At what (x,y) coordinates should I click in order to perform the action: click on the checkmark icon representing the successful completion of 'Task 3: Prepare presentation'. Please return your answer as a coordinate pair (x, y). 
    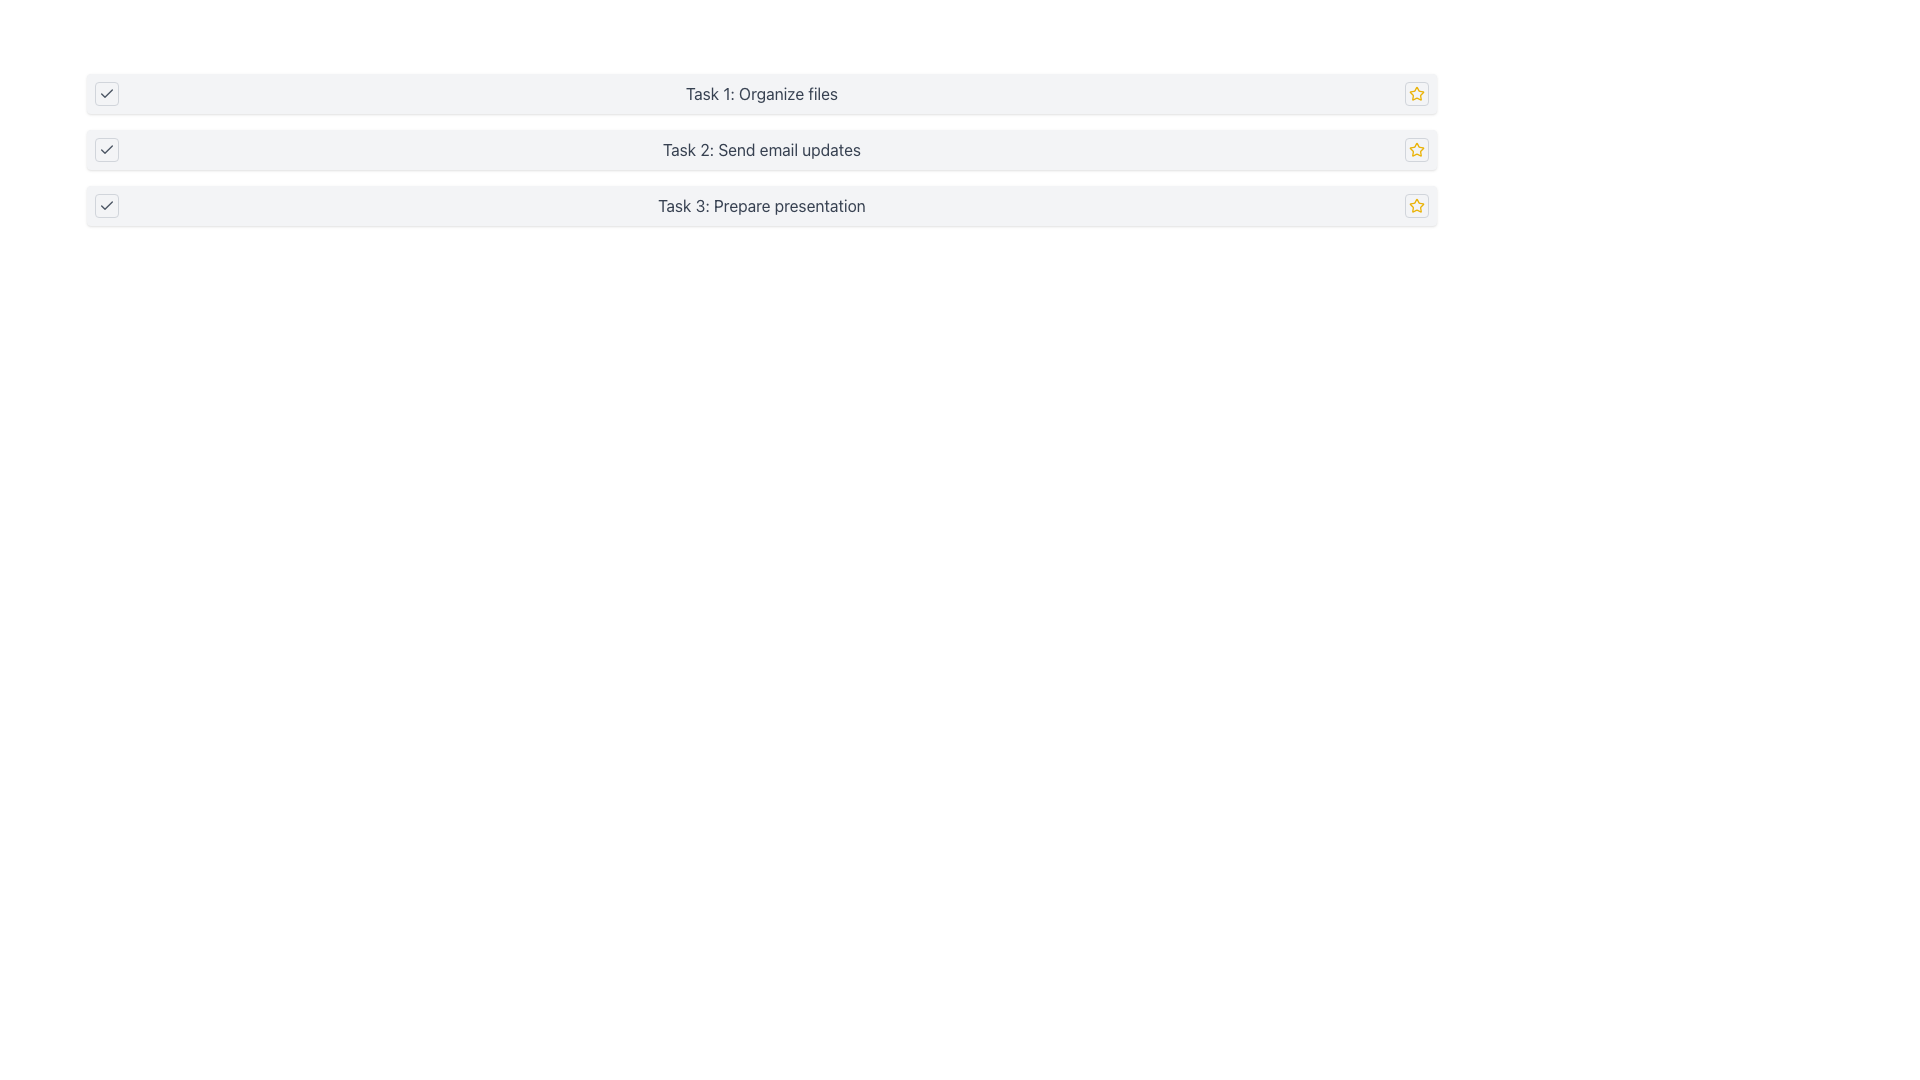
    Looking at the image, I should click on (105, 205).